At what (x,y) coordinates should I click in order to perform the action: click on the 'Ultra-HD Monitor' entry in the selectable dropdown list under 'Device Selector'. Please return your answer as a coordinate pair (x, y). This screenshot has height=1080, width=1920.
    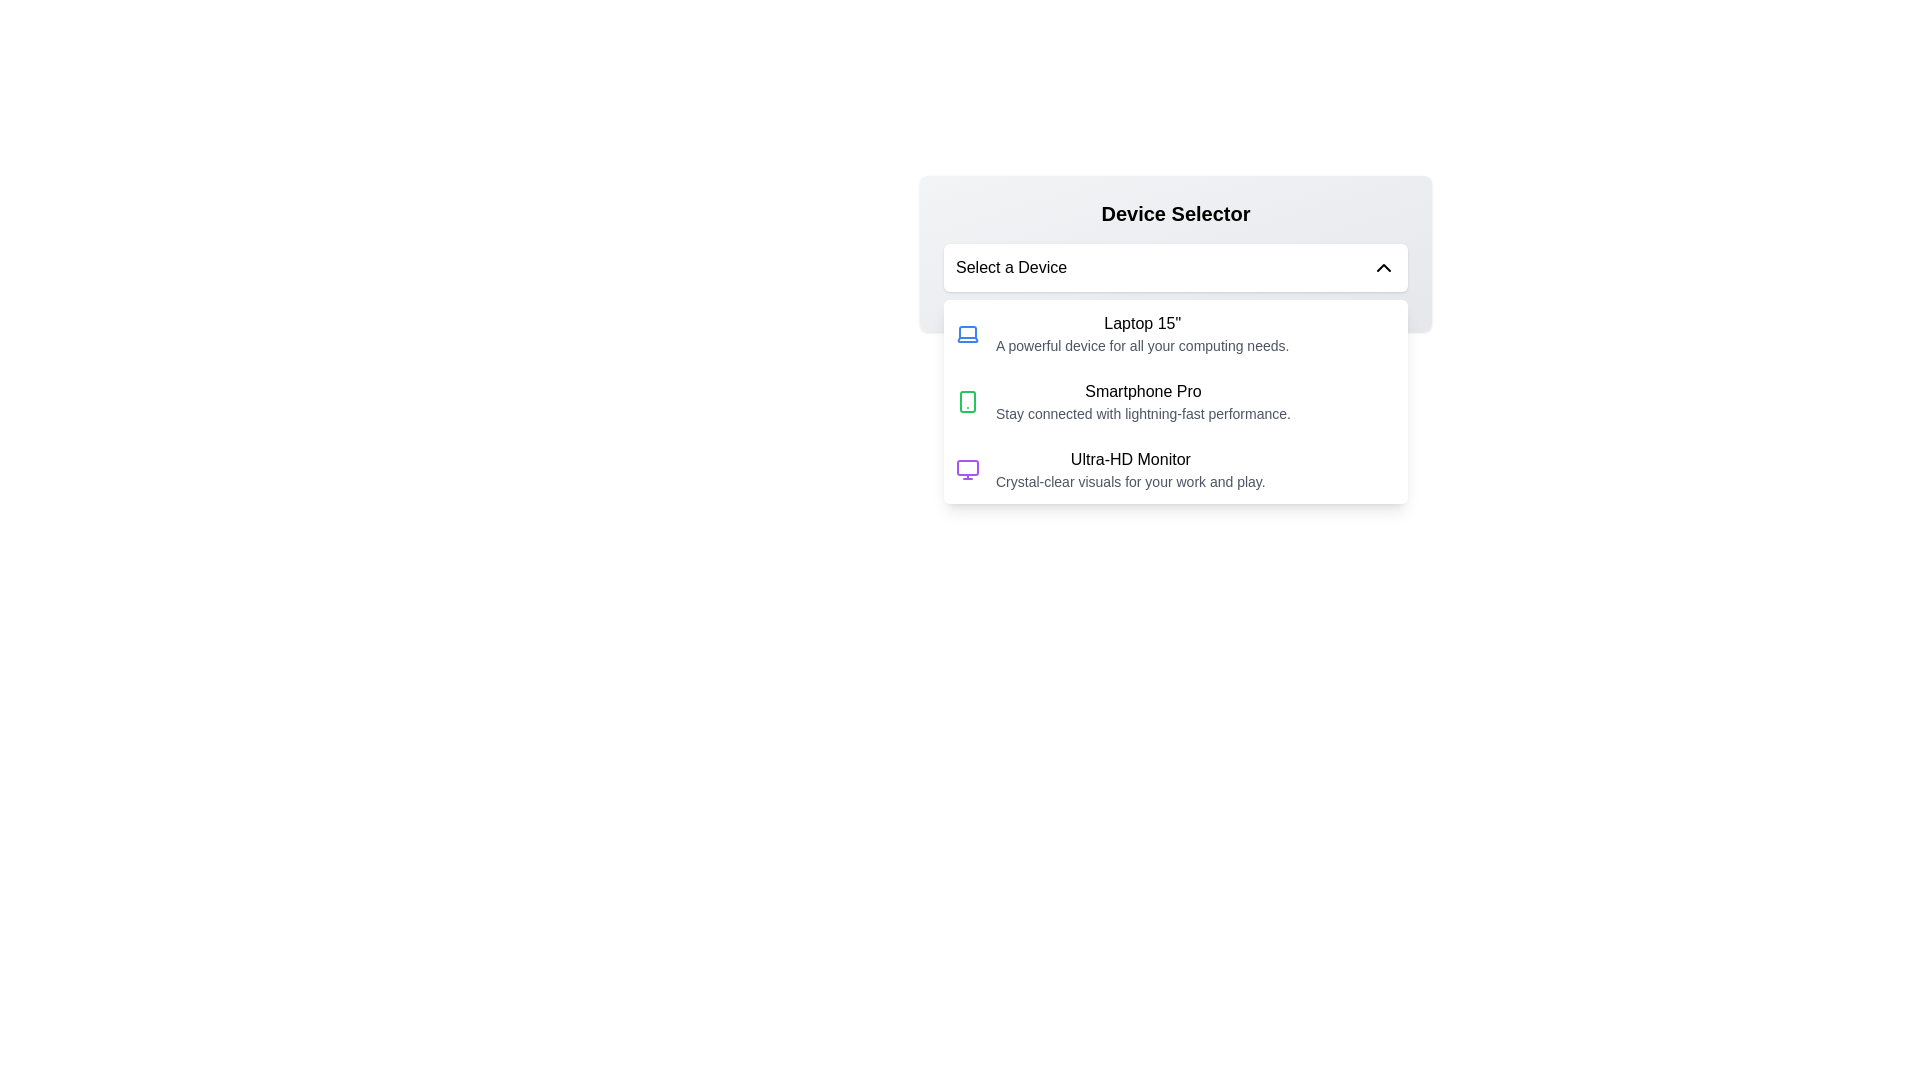
    Looking at the image, I should click on (1130, 470).